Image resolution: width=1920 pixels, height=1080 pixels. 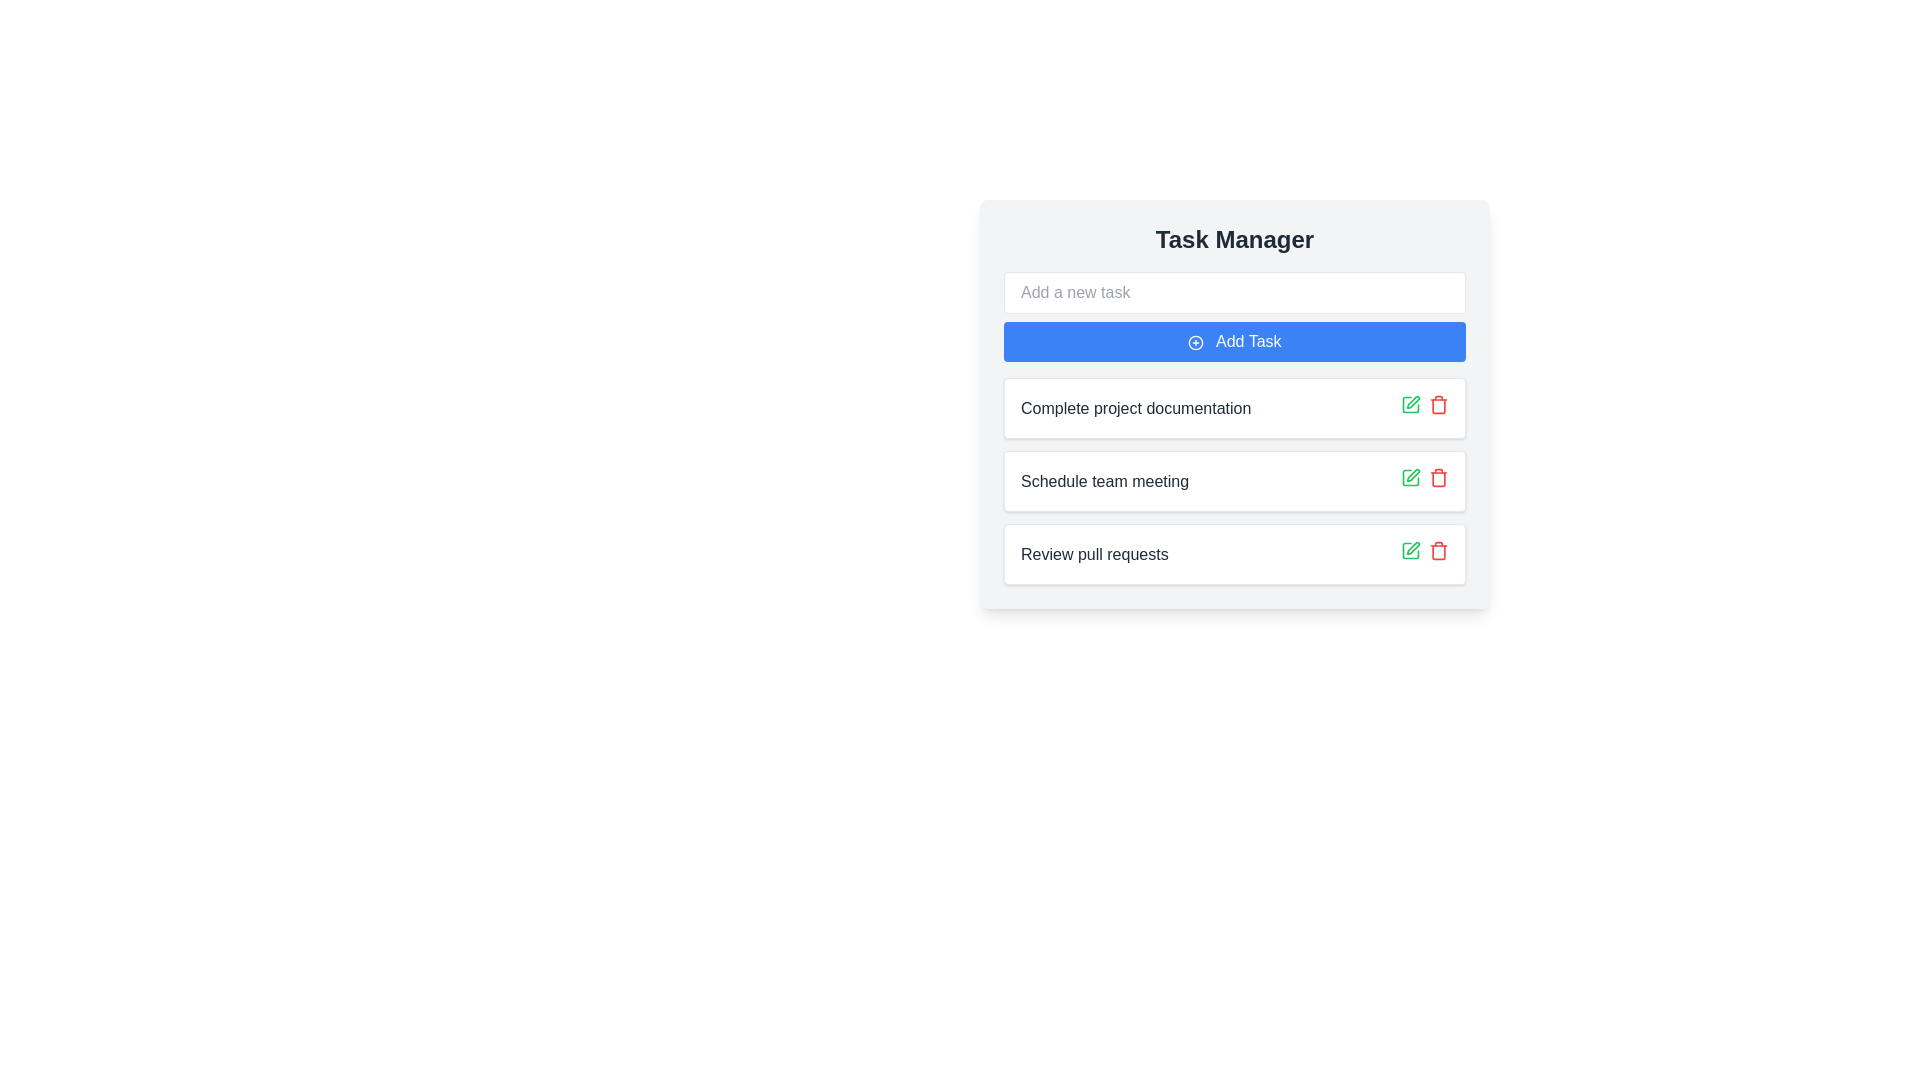 I want to click on the delete action icon button for the task 'Review pull requests' in the Task Manager application, so click(x=1438, y=478).